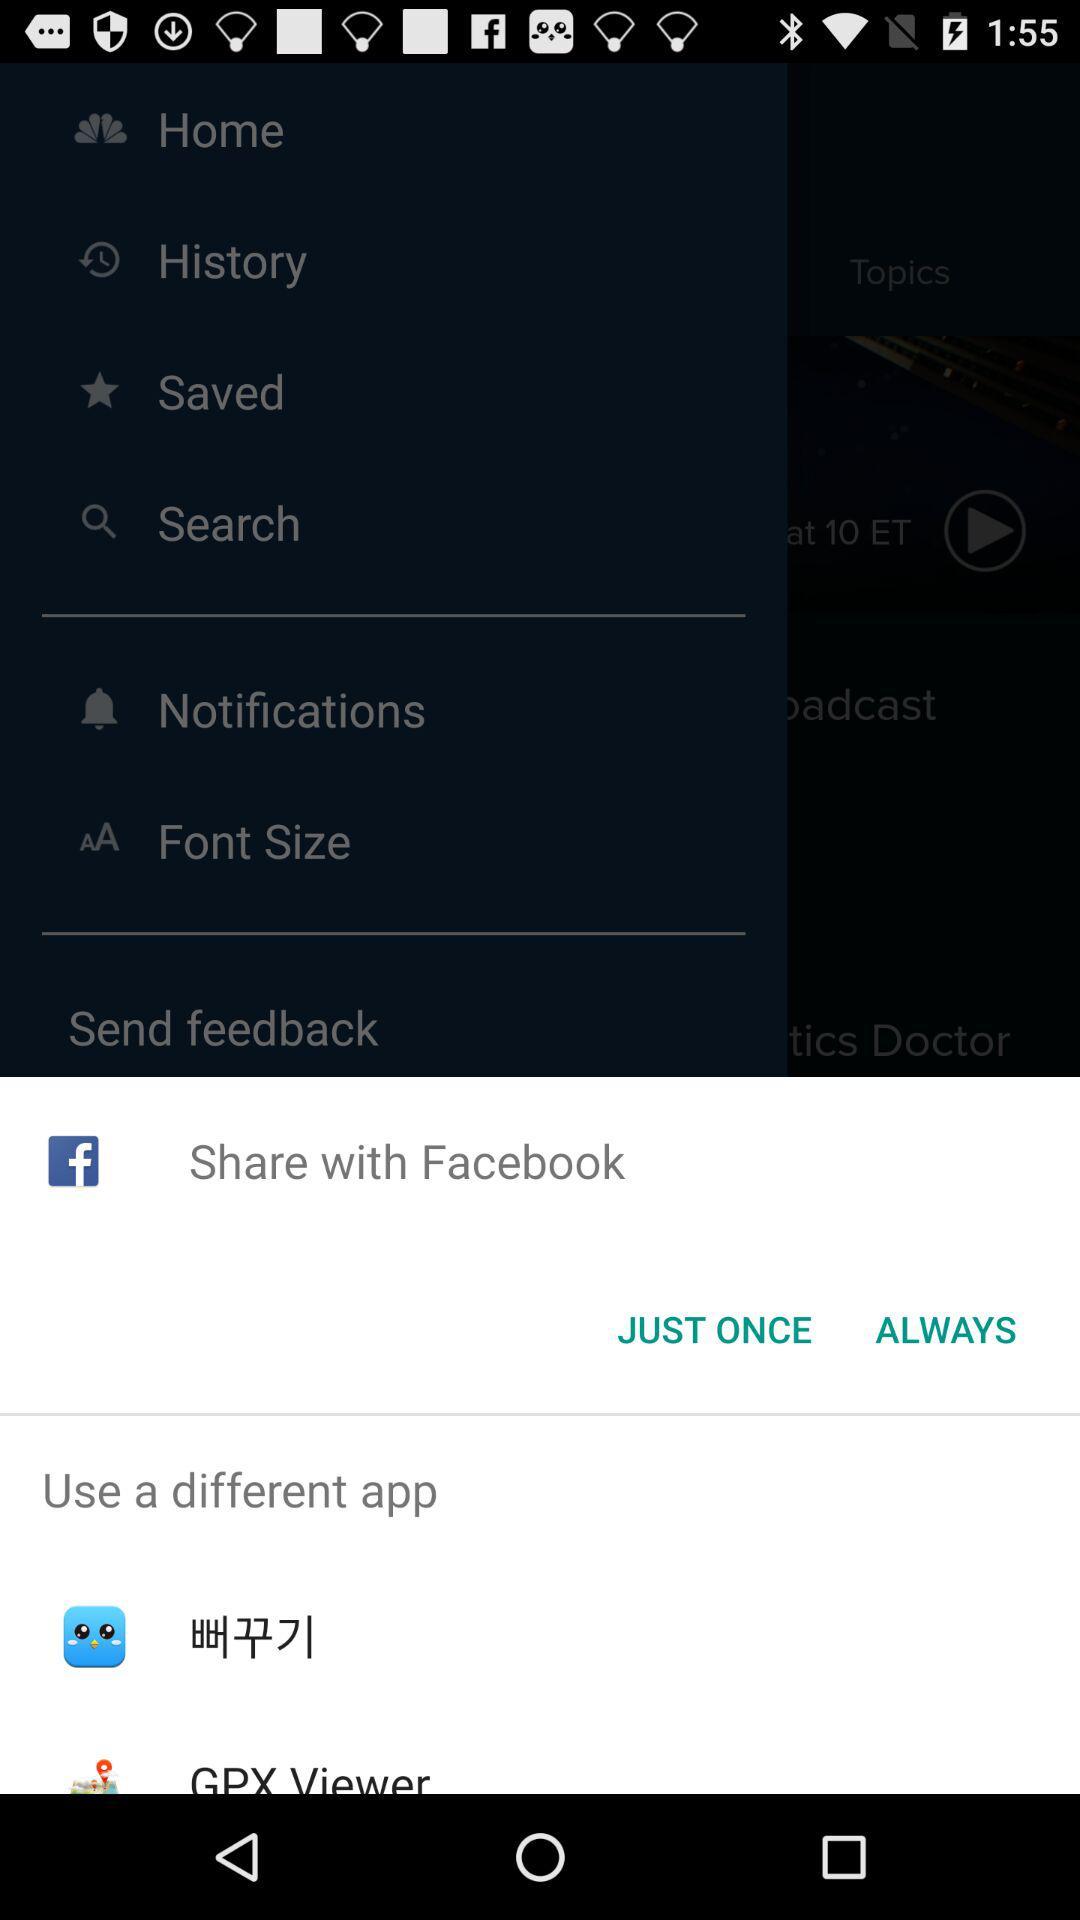 This screenshot has height=1920, width=1080. Describe the element at coordinates (540, 1489) in the screenshot. I see `use a different item` at that location.